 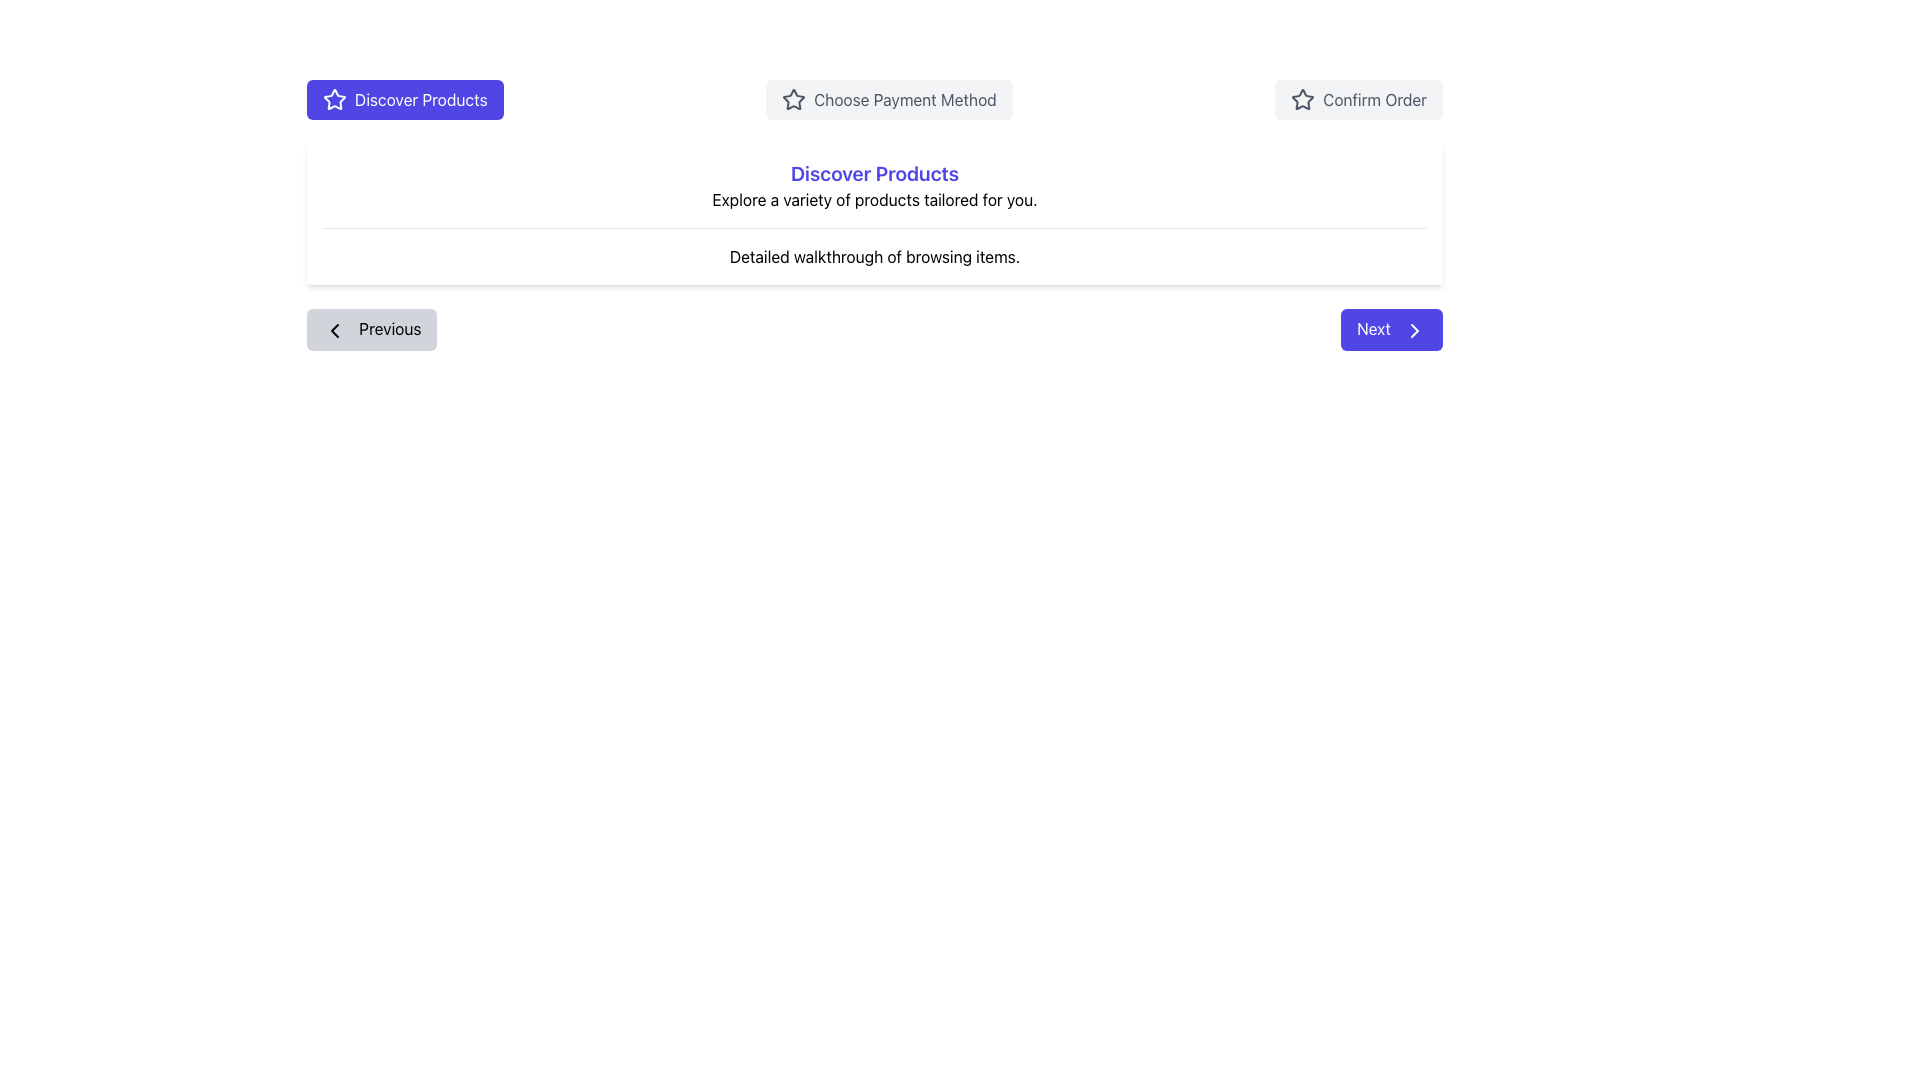 I want to click on the forward action icon located in the 'Next' button at the bottom-right corner of the interface, so click(x=1414, y=329).